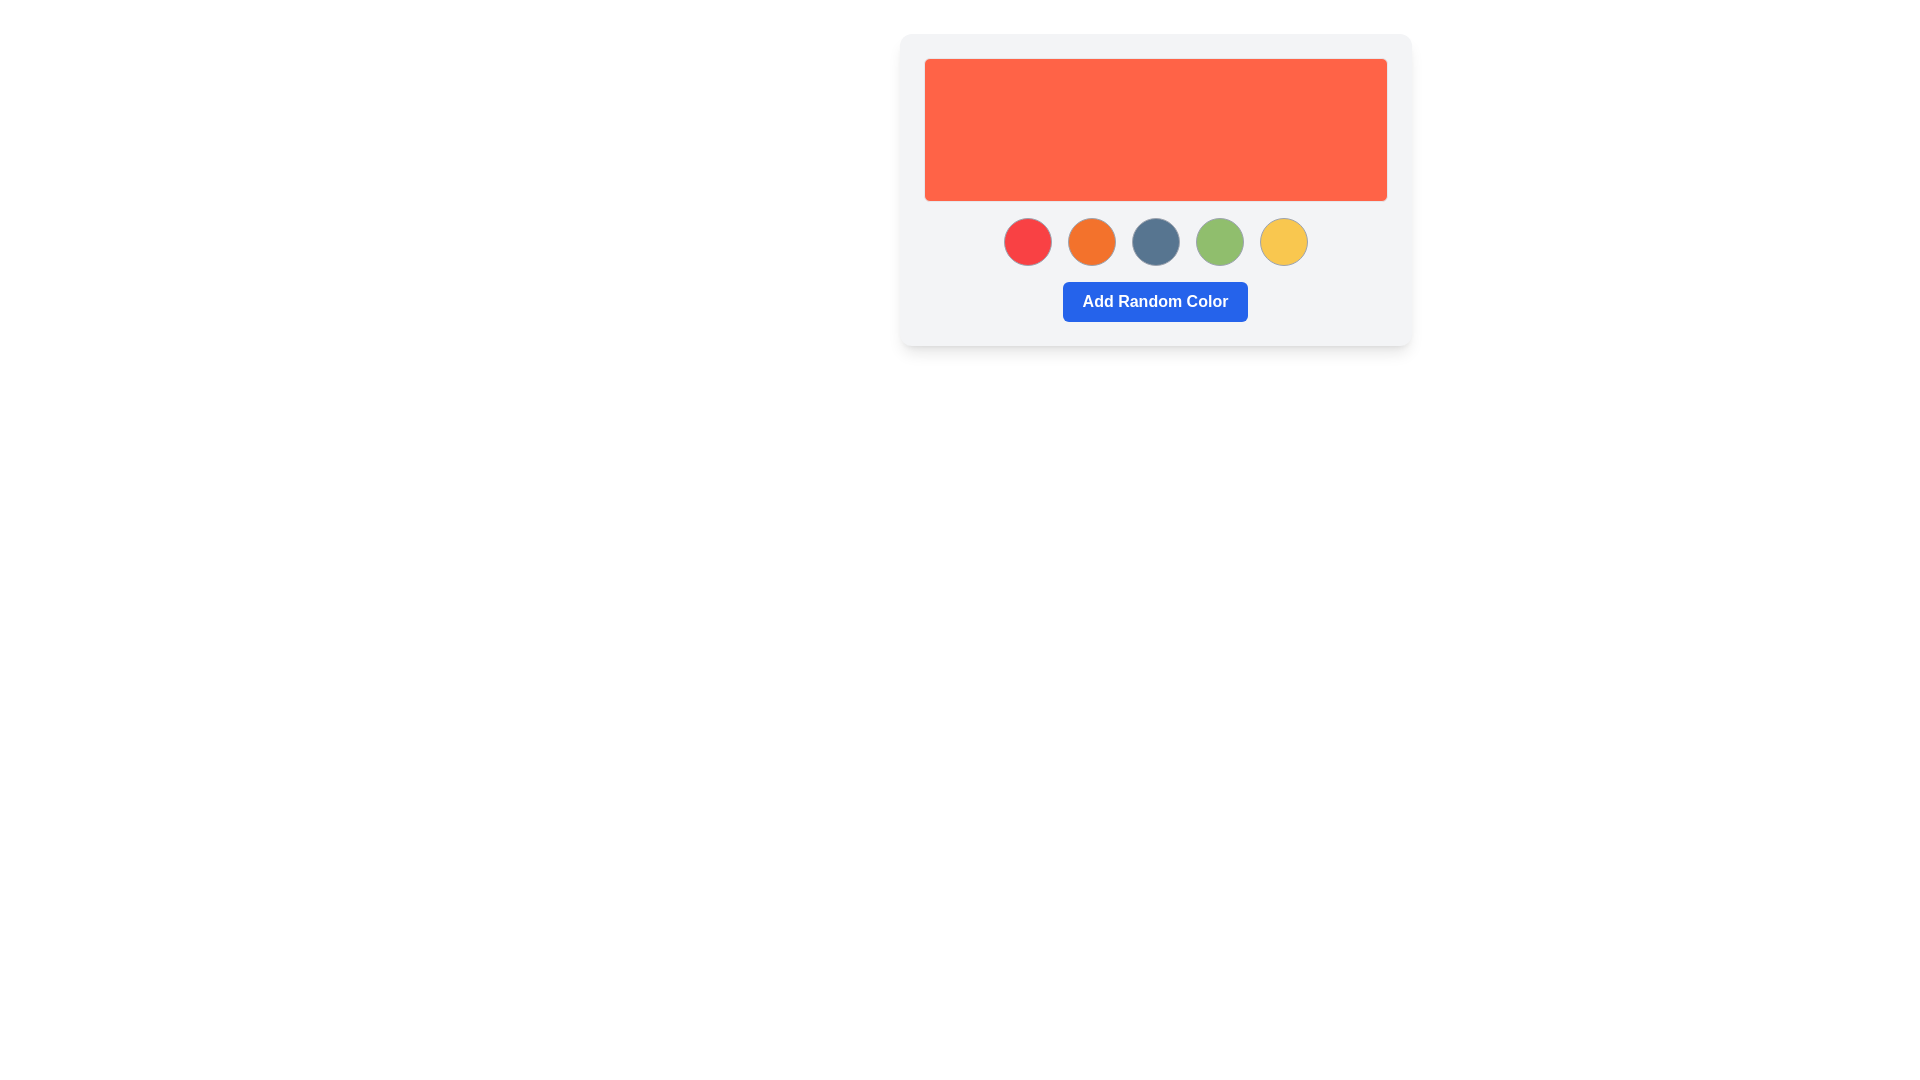  I want to click on the third circular button styled in dark blue (rgb(87, 117, 144)), so click(1155, 241).